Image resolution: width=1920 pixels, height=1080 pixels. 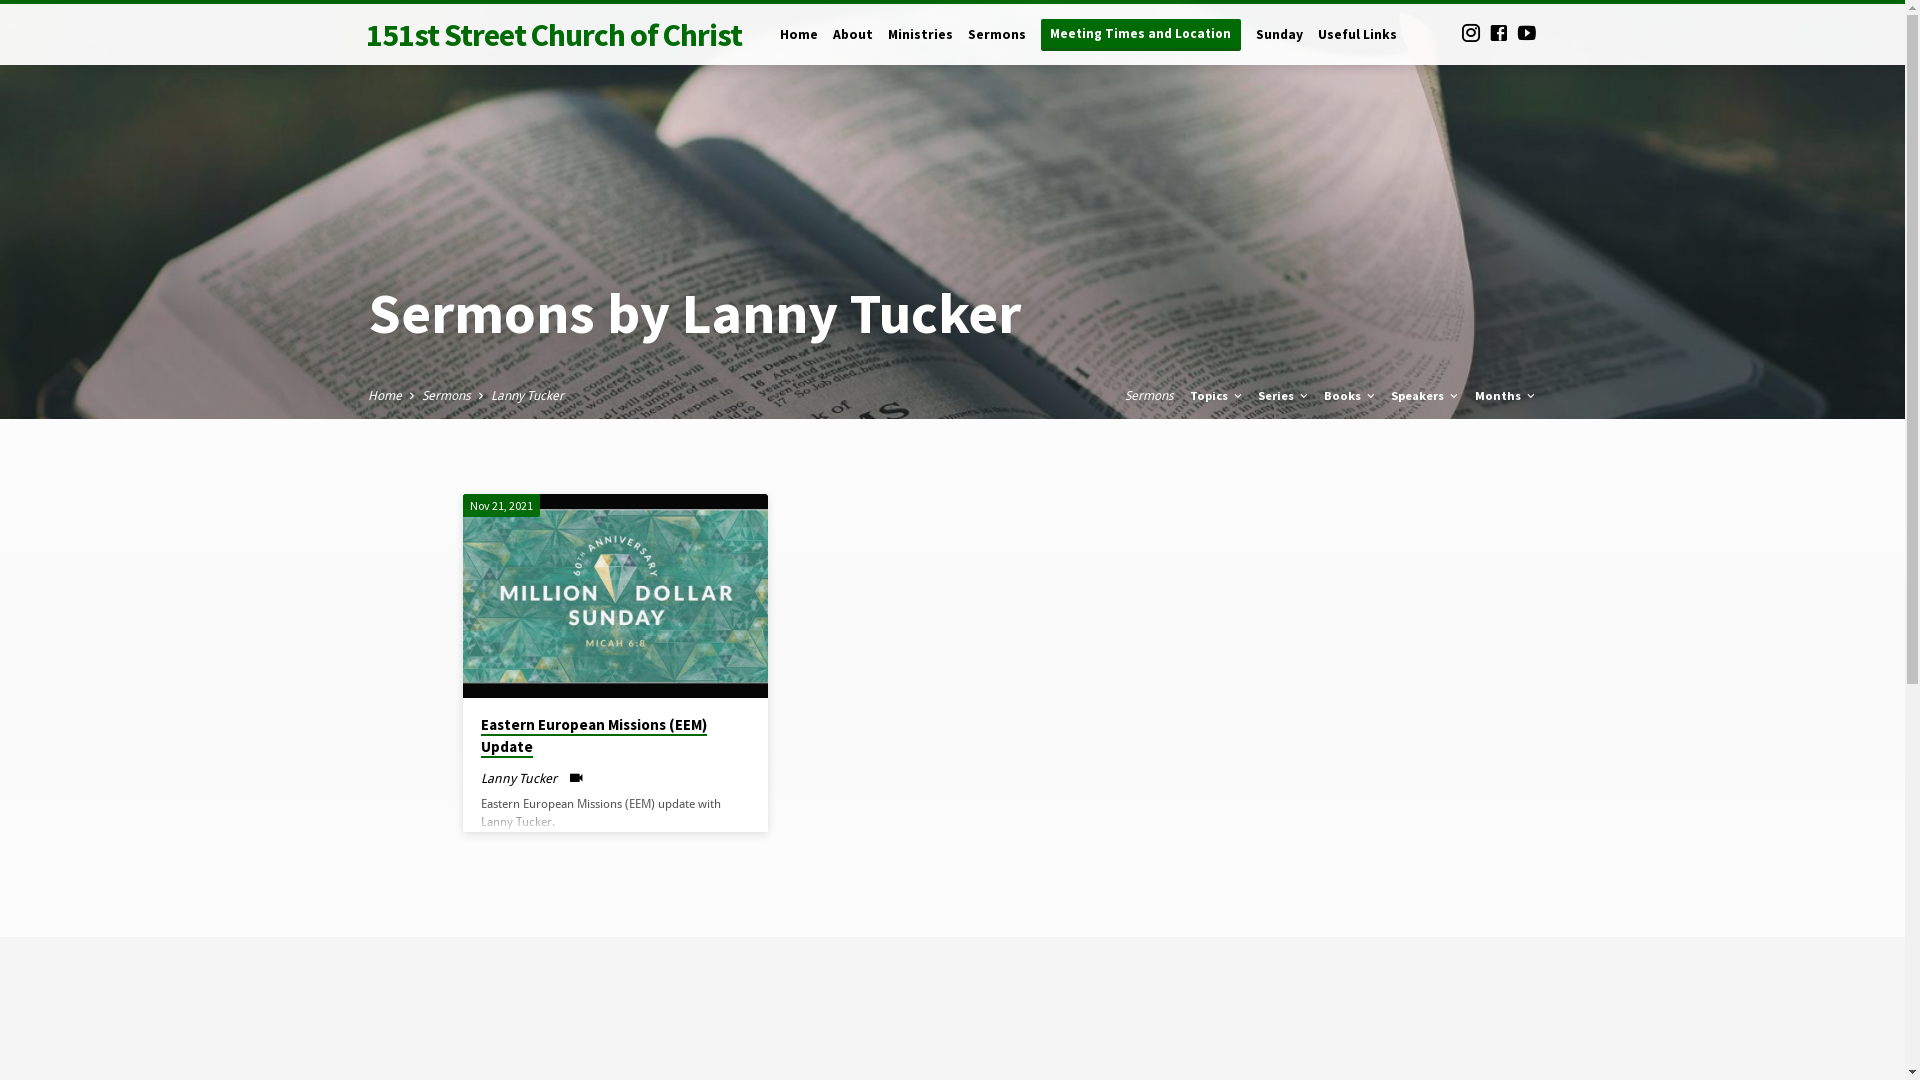 I want to click on 'Meeting Times and Location', so click(x=1140, y=34).